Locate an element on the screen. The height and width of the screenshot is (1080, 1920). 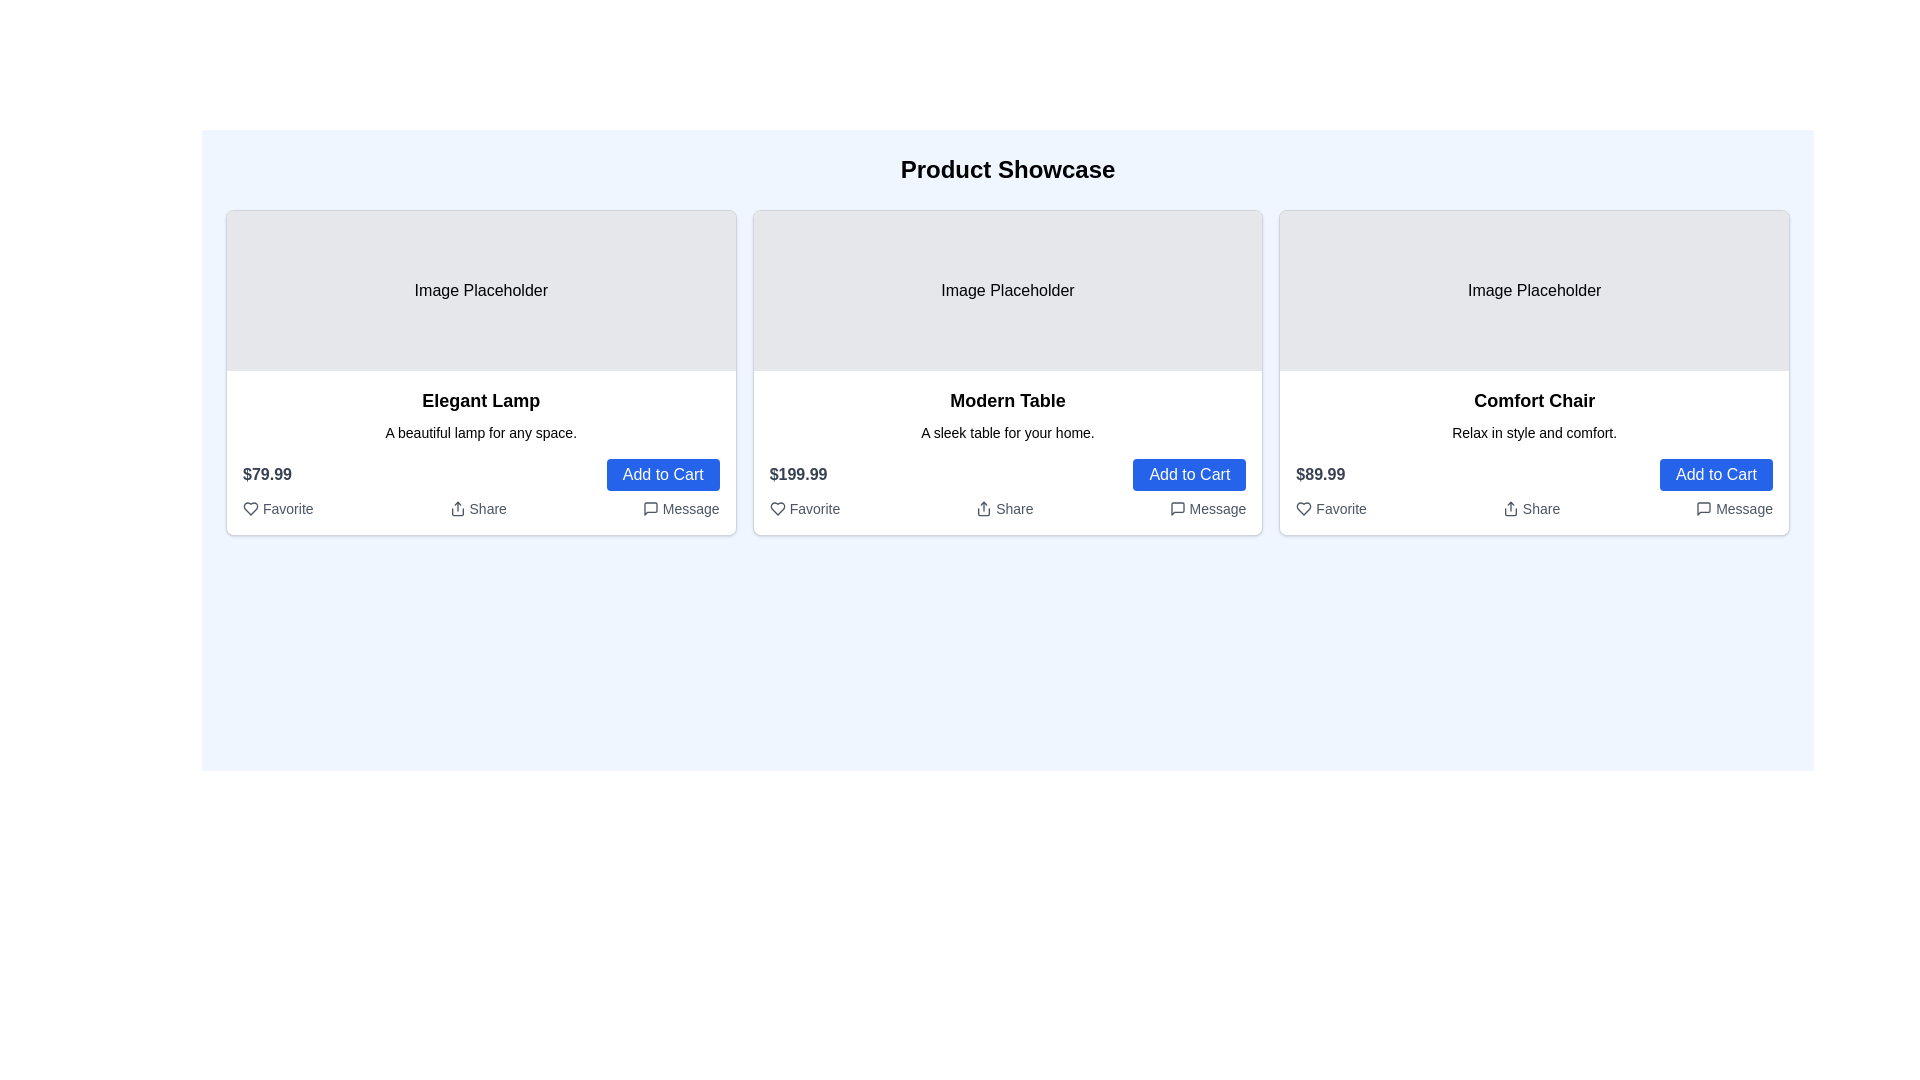
the minimalist share icon located in the second product card titled 'Modern Table', positioned adjacent to the 'Share' text label is located at coordinates (984, 508).